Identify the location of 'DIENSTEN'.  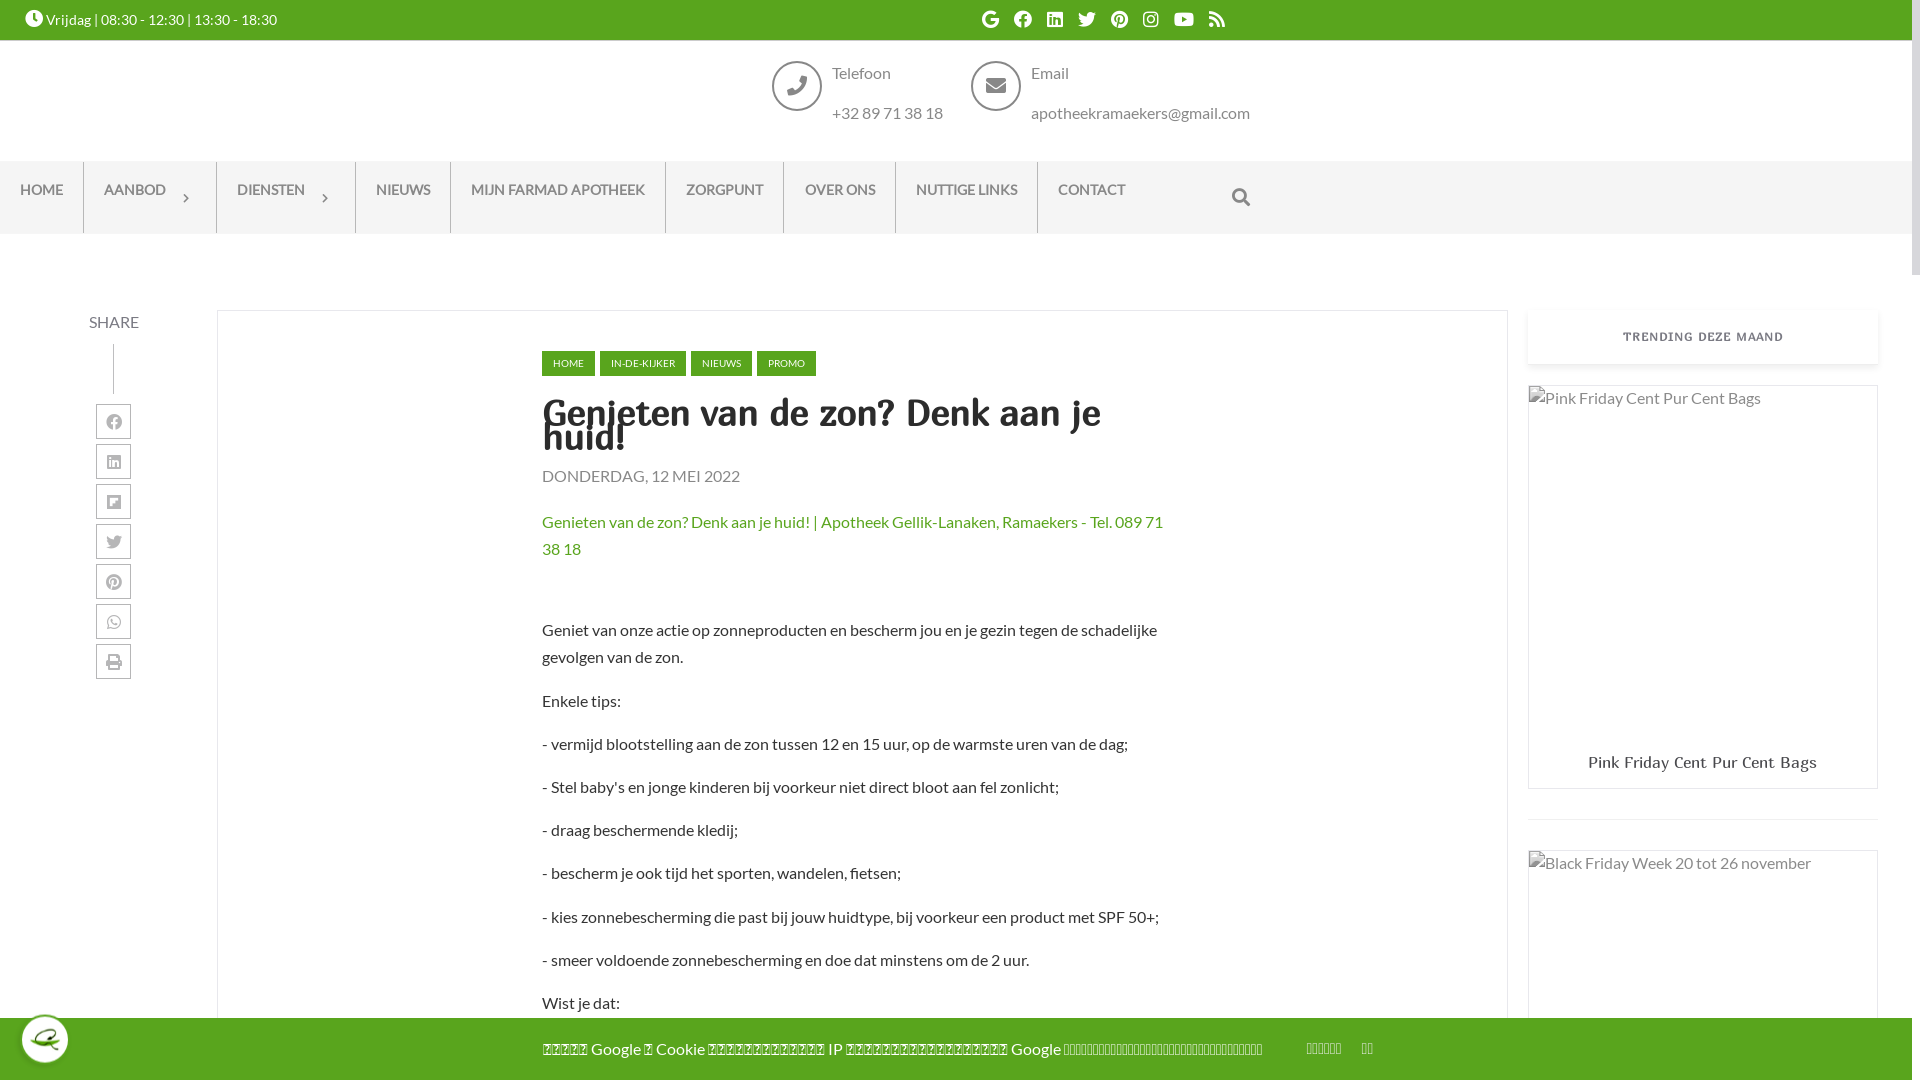
(216, 197).